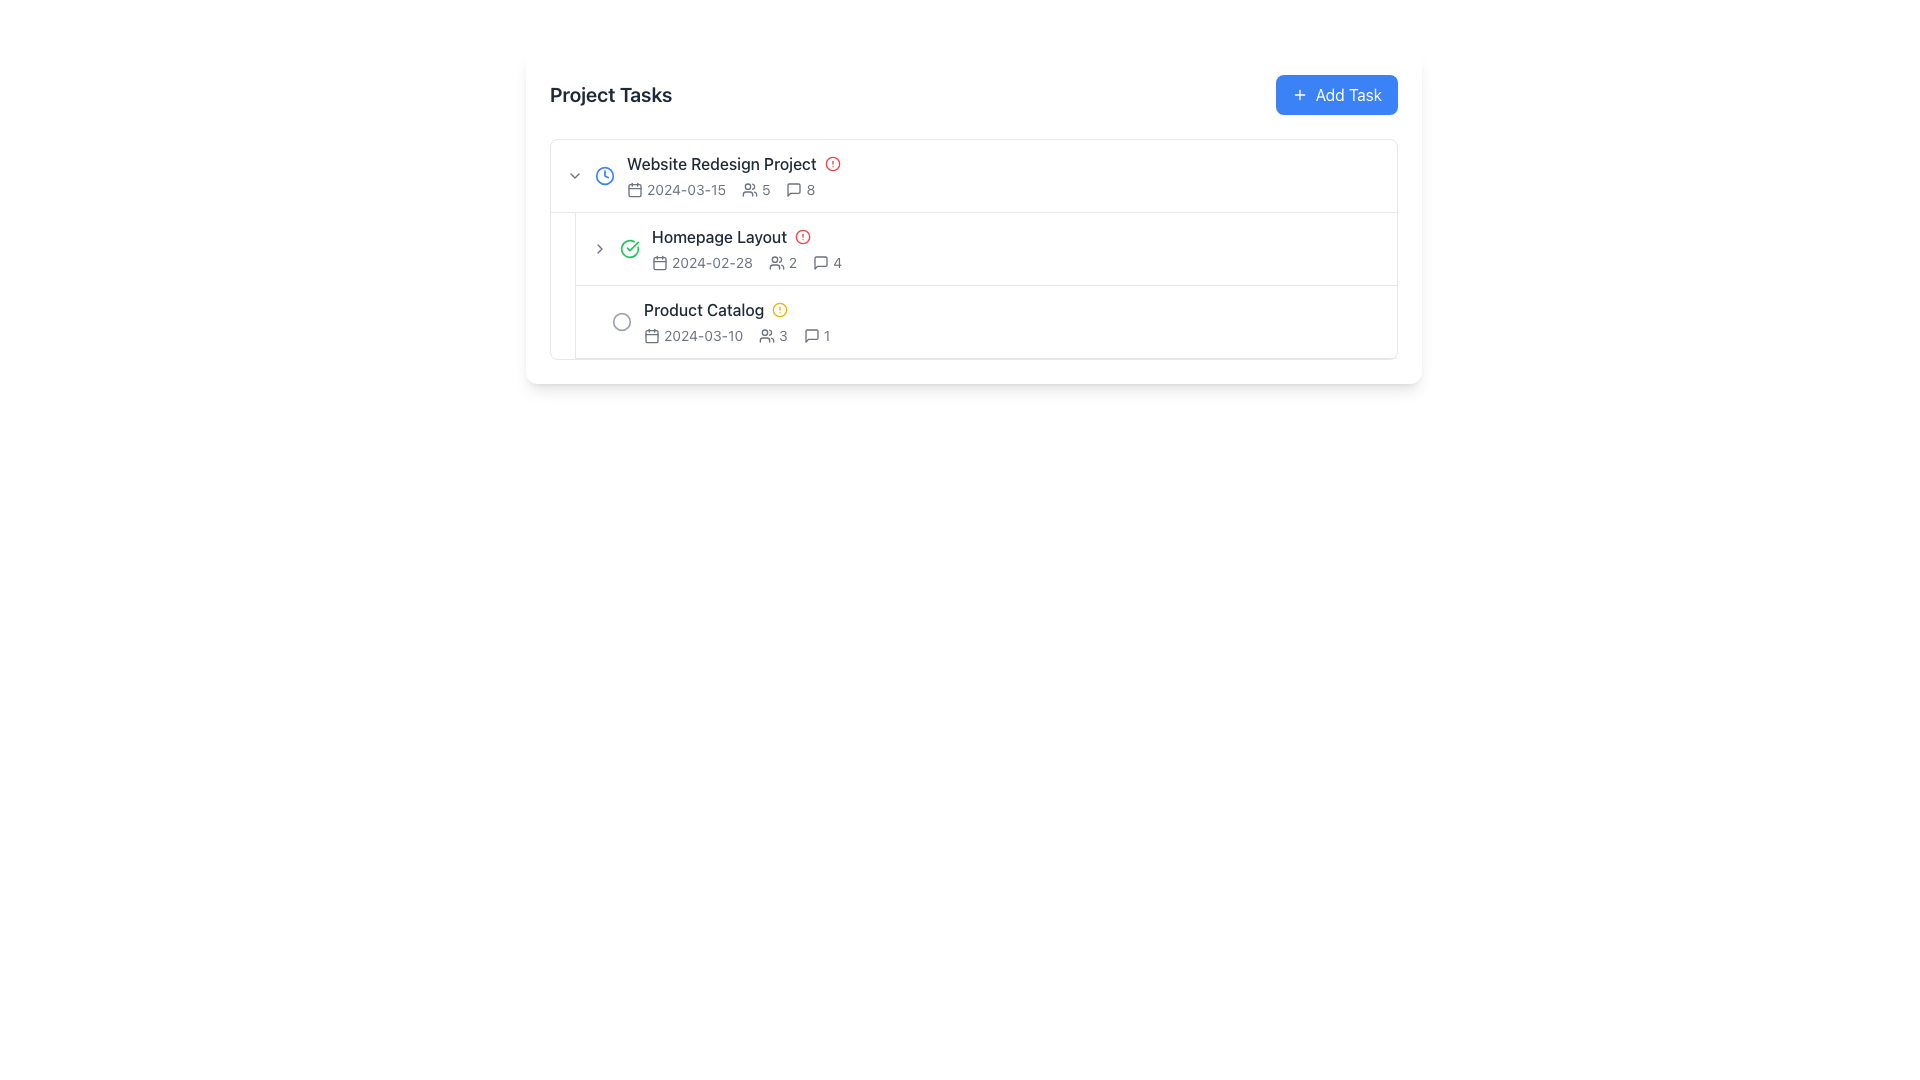 The width and height of the screenshot is (1920, 1080). I want to click on date displayed in the static text label indicating the date '2024-02-28', which is located in the second row of the task list for 'Homepage Layout', adjacent to a calendar icon, so click(712, 261).